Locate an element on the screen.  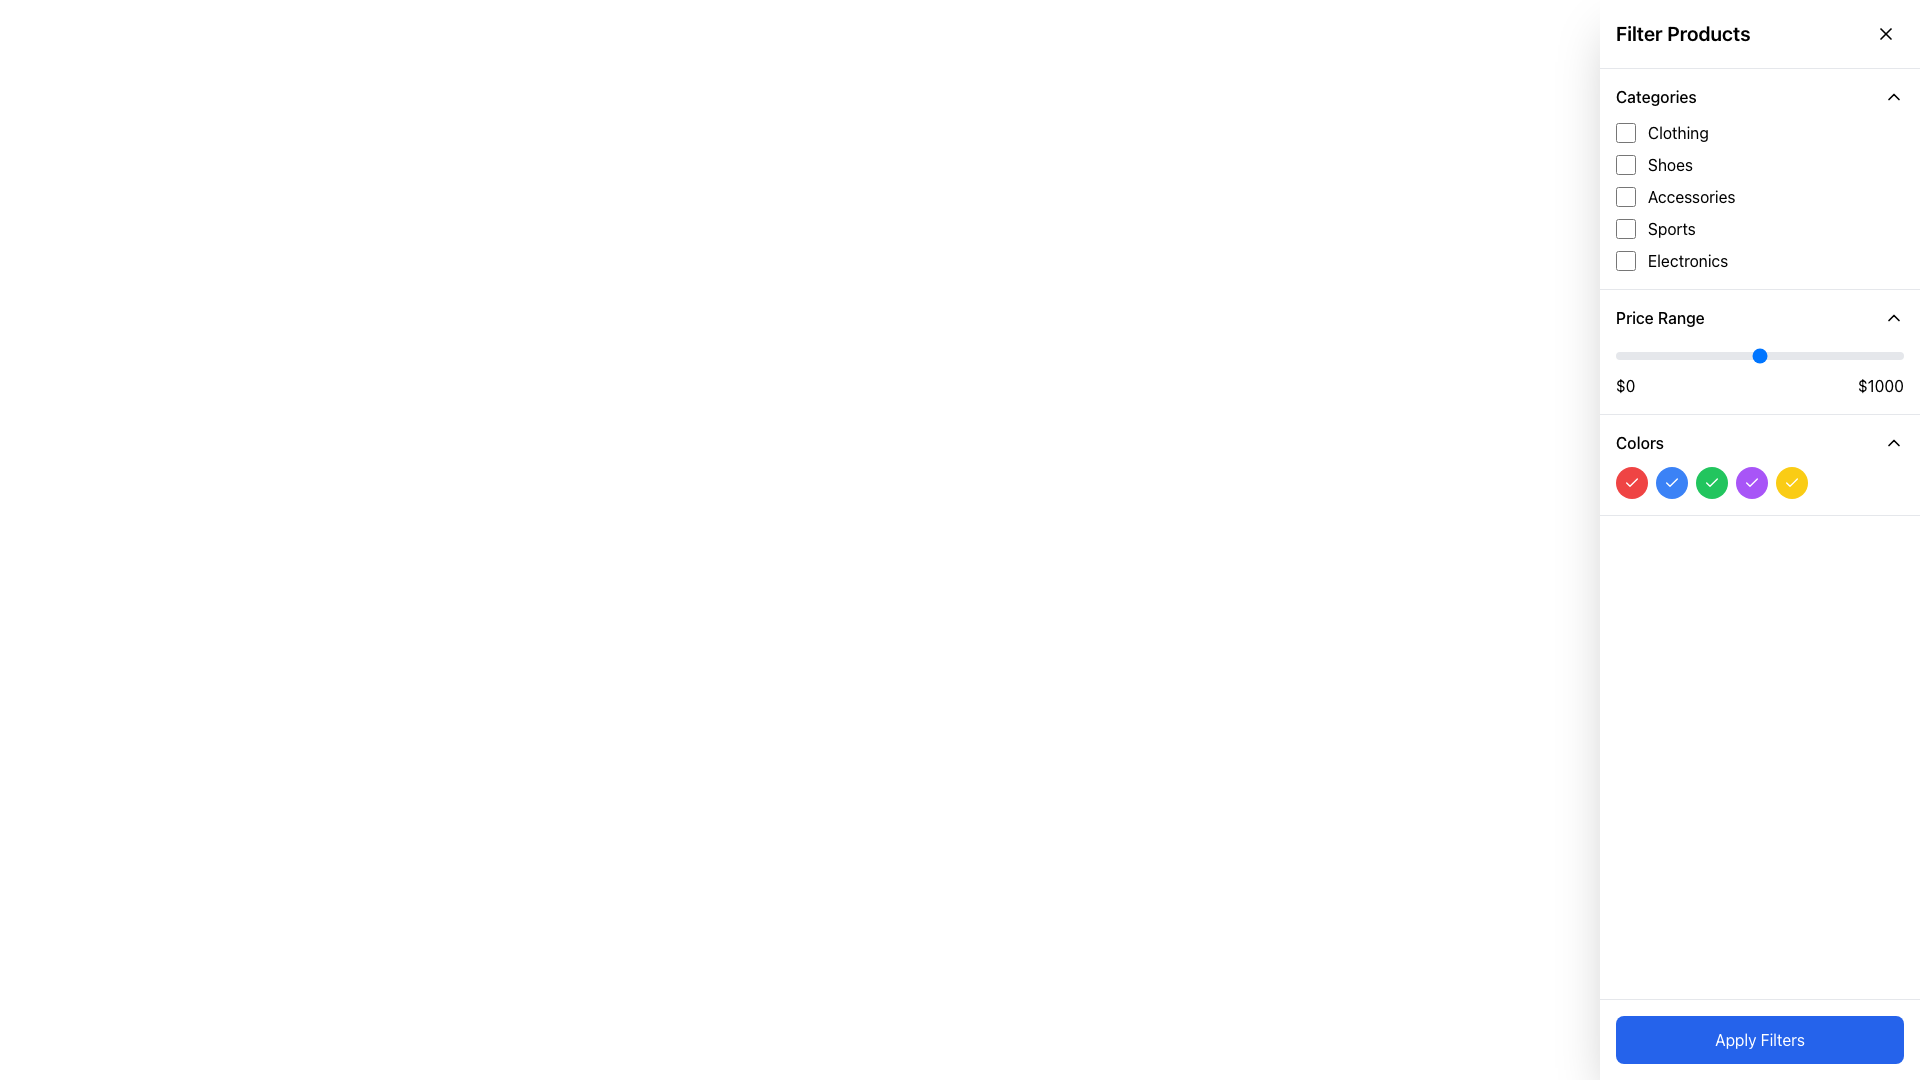
the Checkbox labeled 'Clothing' which is the first item in the 'Categories' section is located at coordinates (1760, 132).